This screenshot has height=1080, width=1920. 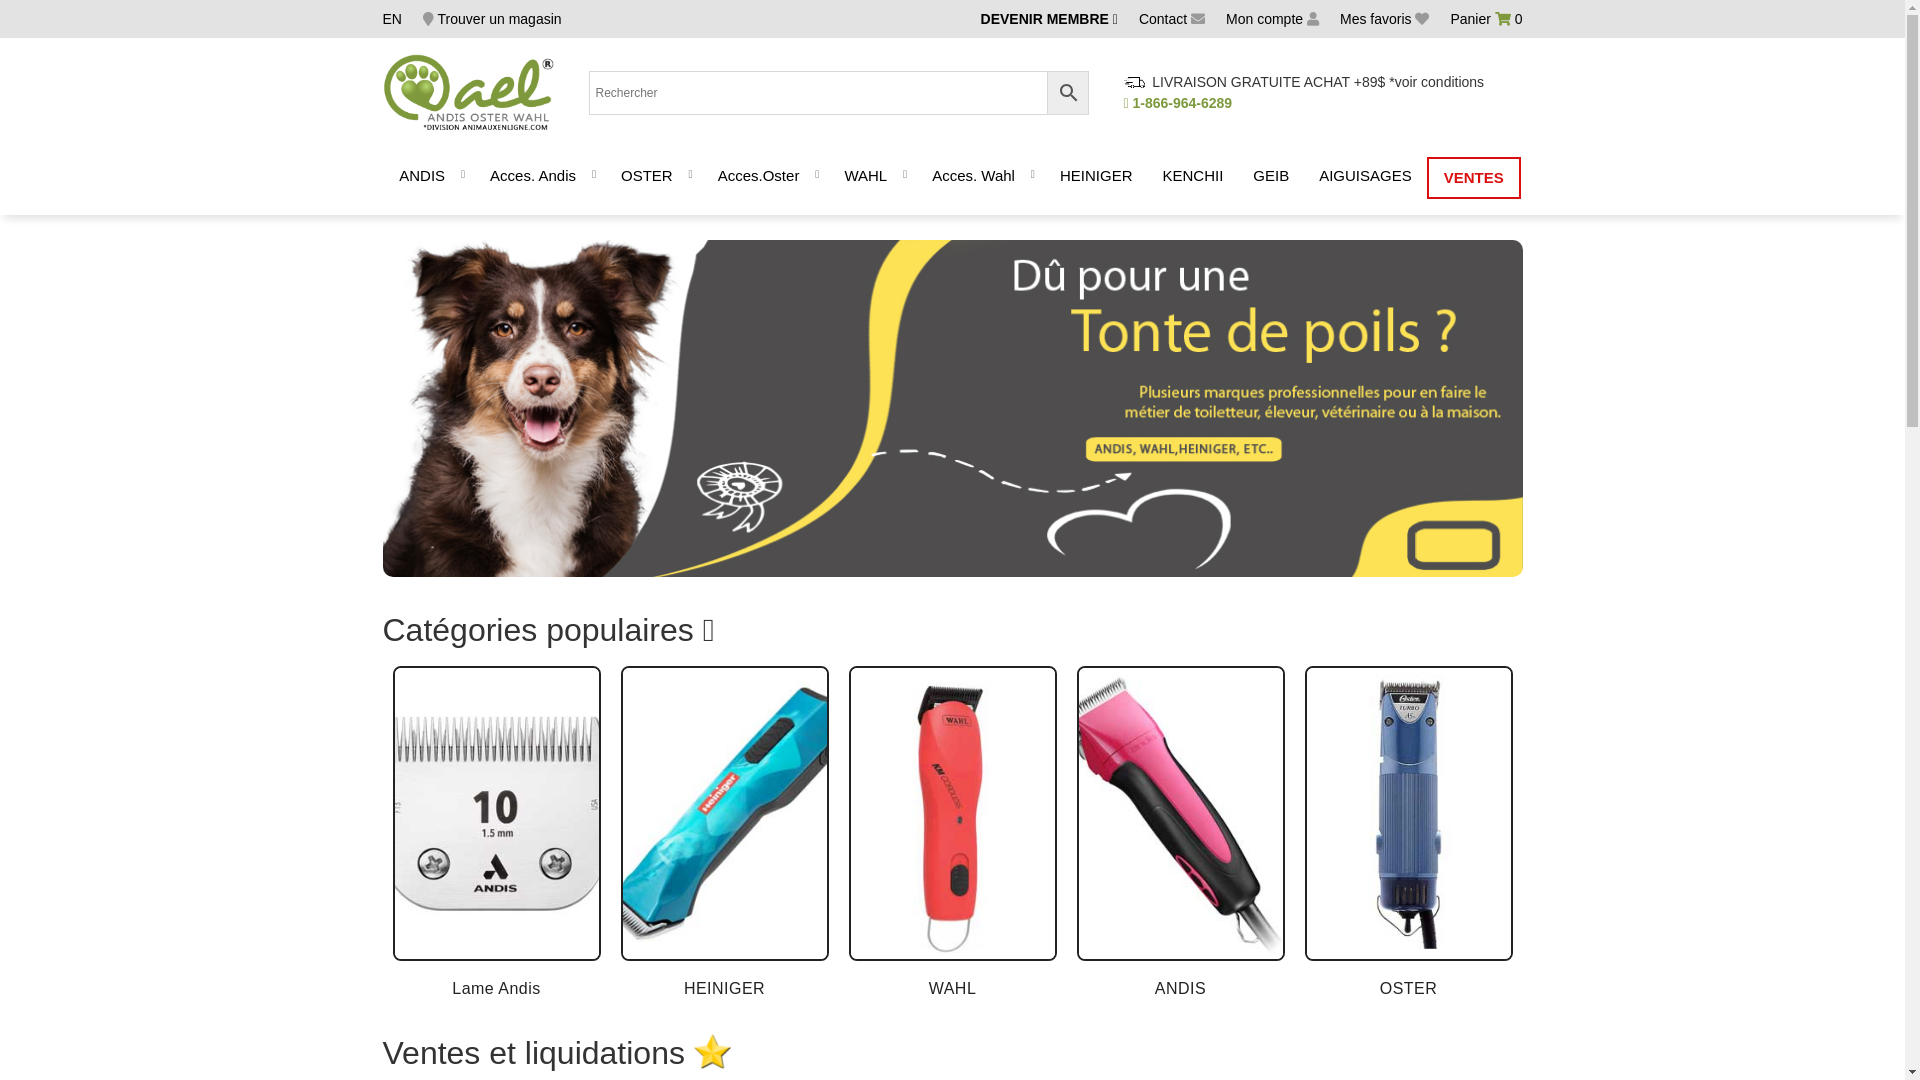 What do you see at coordinates (495, 833) in the screenshot?
I see `'Lame Andis'` at bounding box center [495, 833].